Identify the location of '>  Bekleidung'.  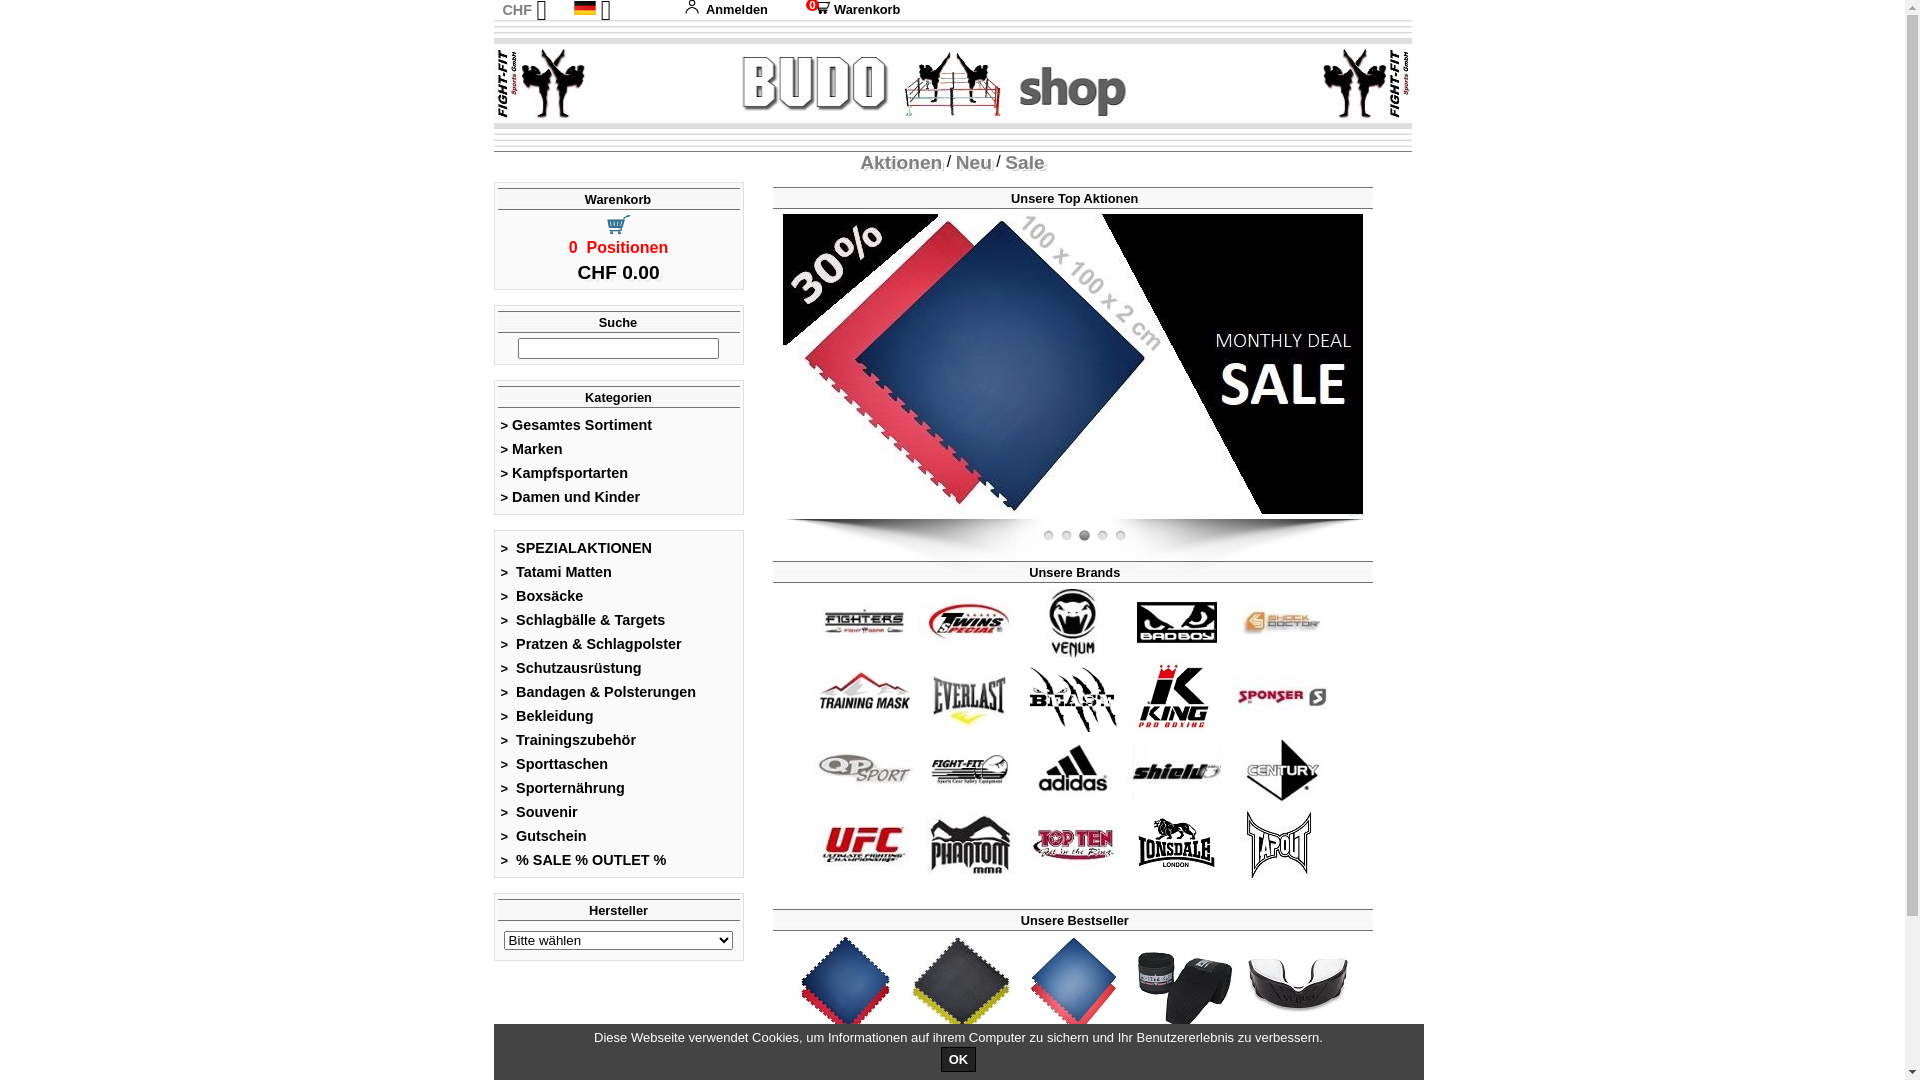
(547, 715).